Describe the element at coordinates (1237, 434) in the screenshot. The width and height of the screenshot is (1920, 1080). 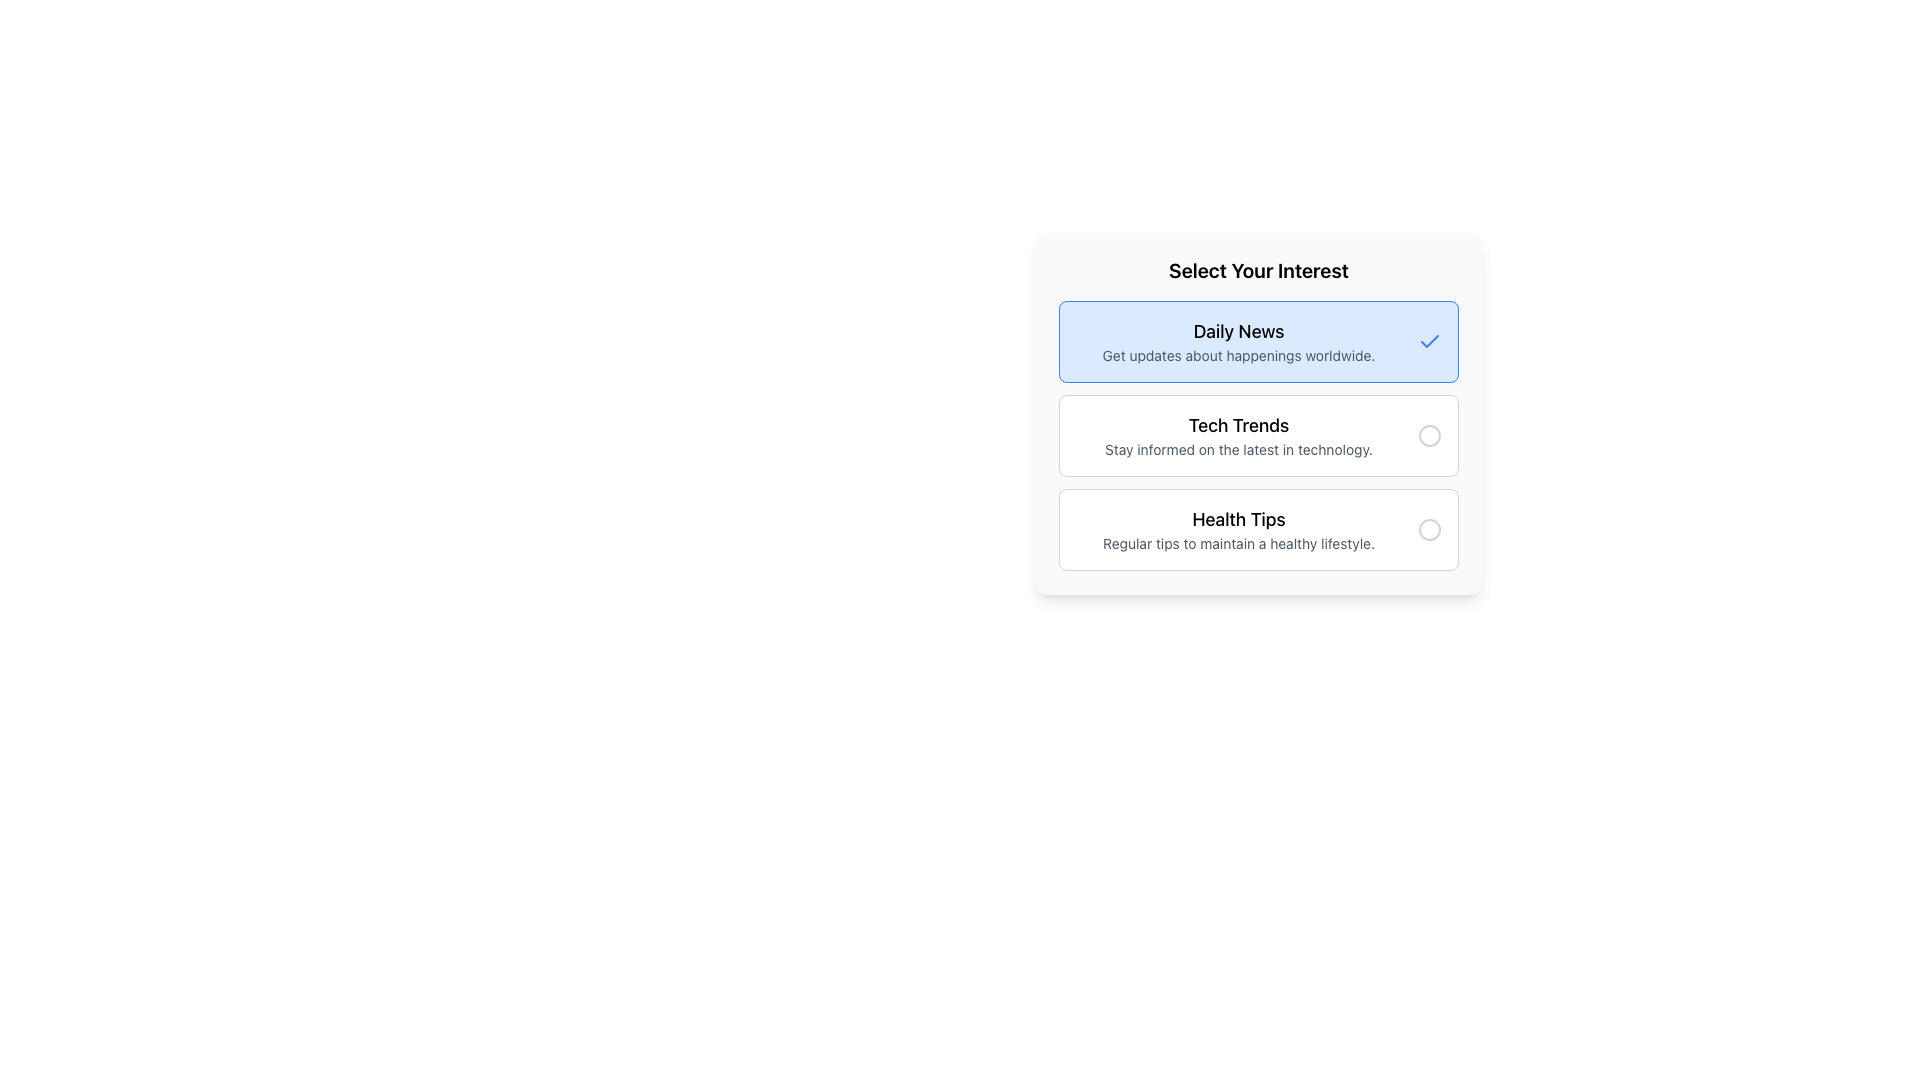
I see `the second entry in the vertical list of options, which serves as a text block providing a title and description for a selectable category, located between 'Daily News' and 'Health Tips'` at that location.